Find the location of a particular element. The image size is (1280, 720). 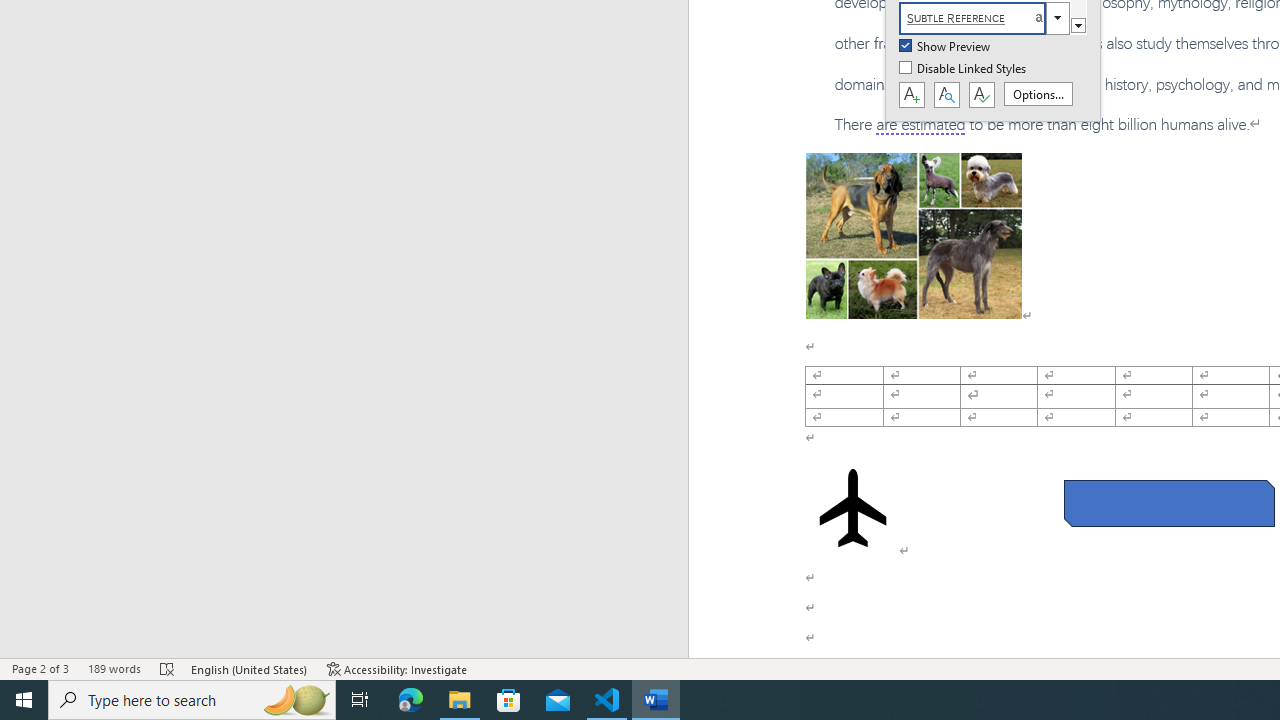

'Class: NetUIButton' is located at coordinates (981, 95).